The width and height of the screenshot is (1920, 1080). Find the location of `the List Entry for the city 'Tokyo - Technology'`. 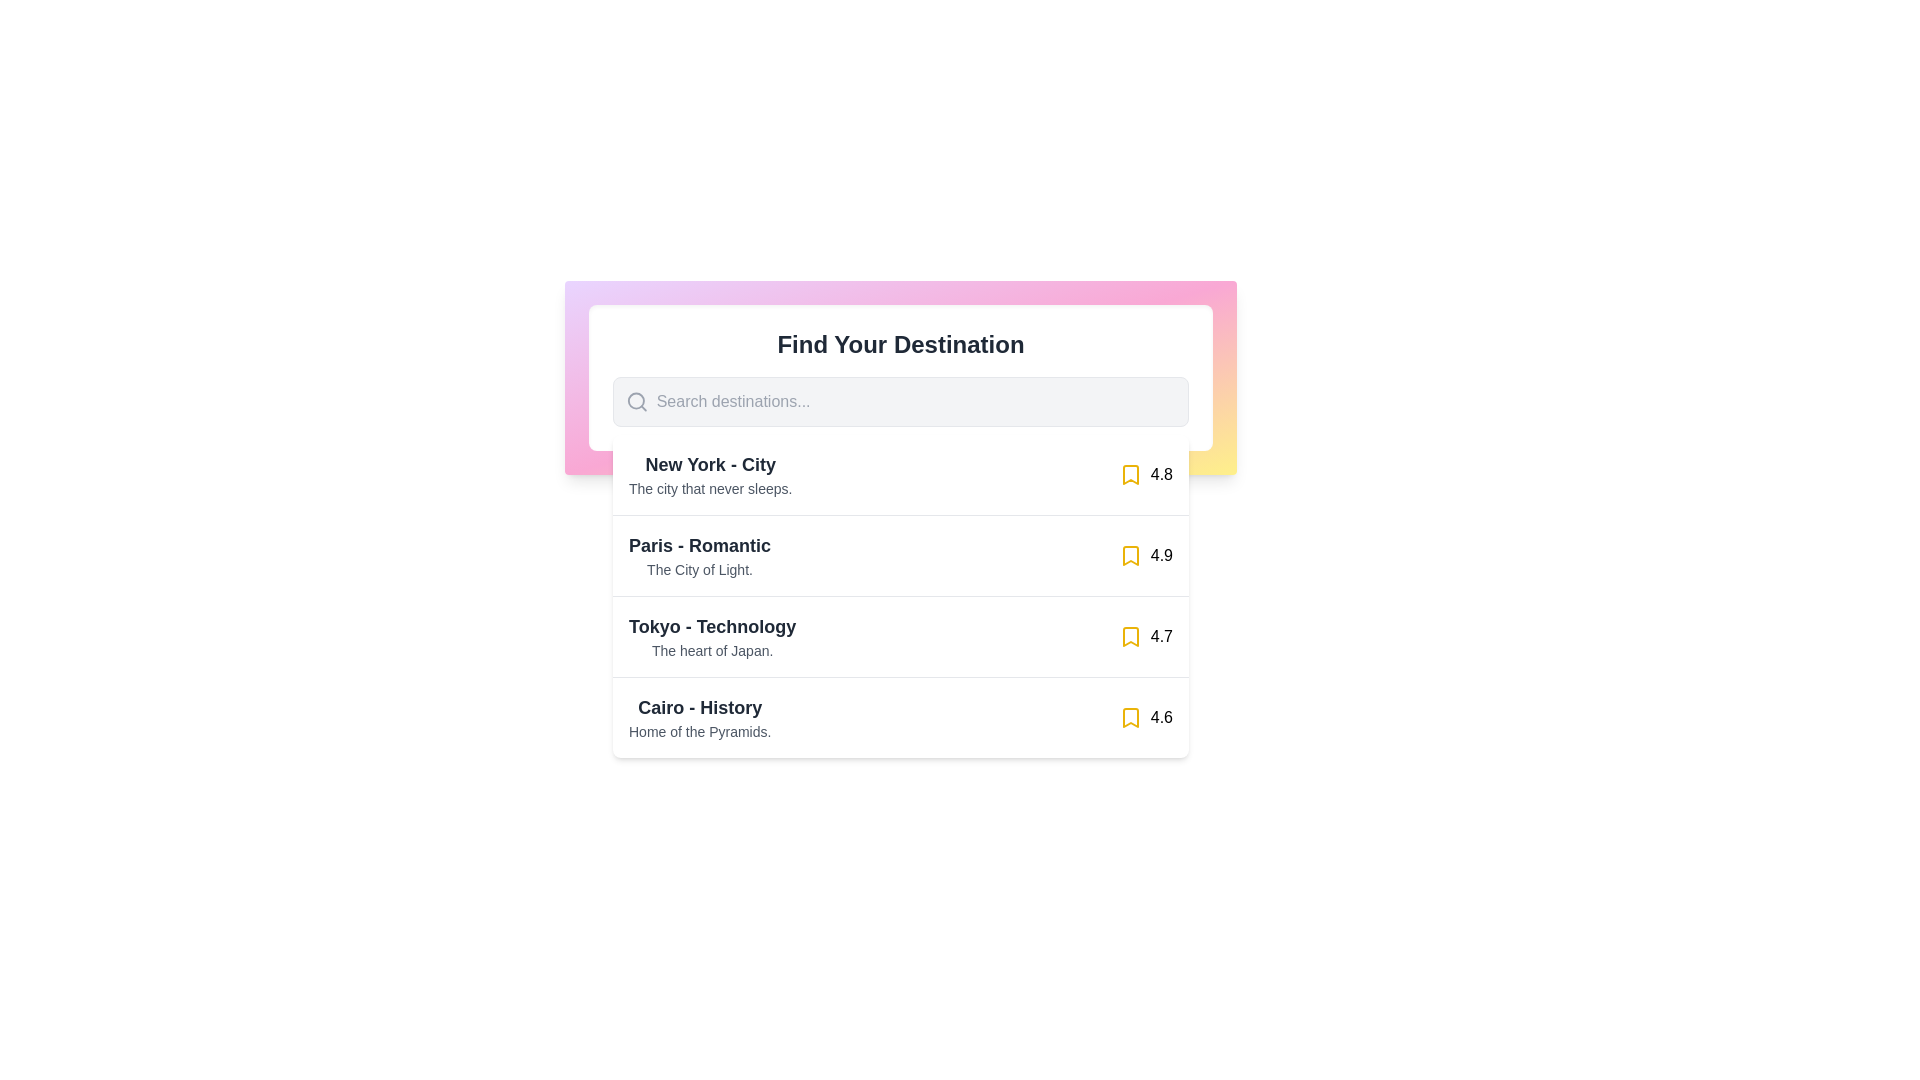

the List Entry for the city 'Tokyo - Technology' is located at coordinates (900, 595).